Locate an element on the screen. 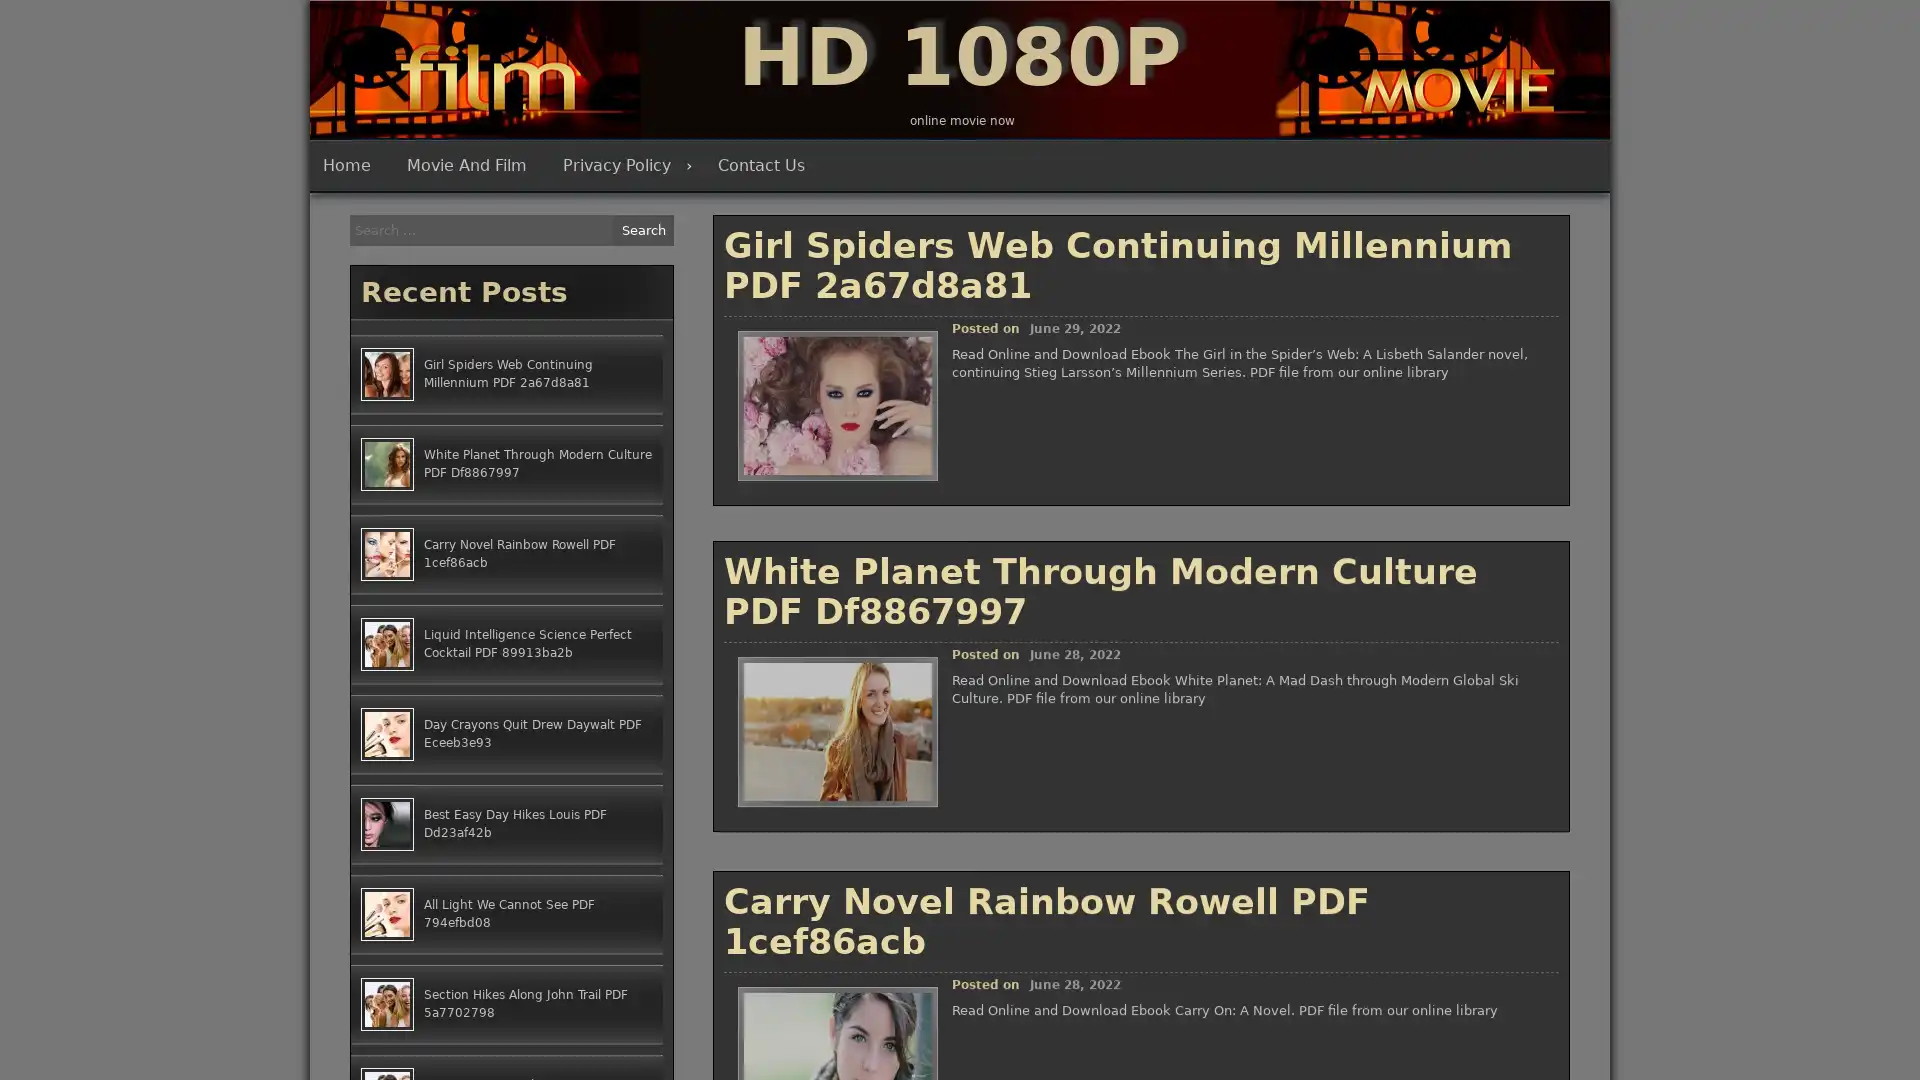 The image size is (1920, 1080). Search is located at coordinates (643, 229).